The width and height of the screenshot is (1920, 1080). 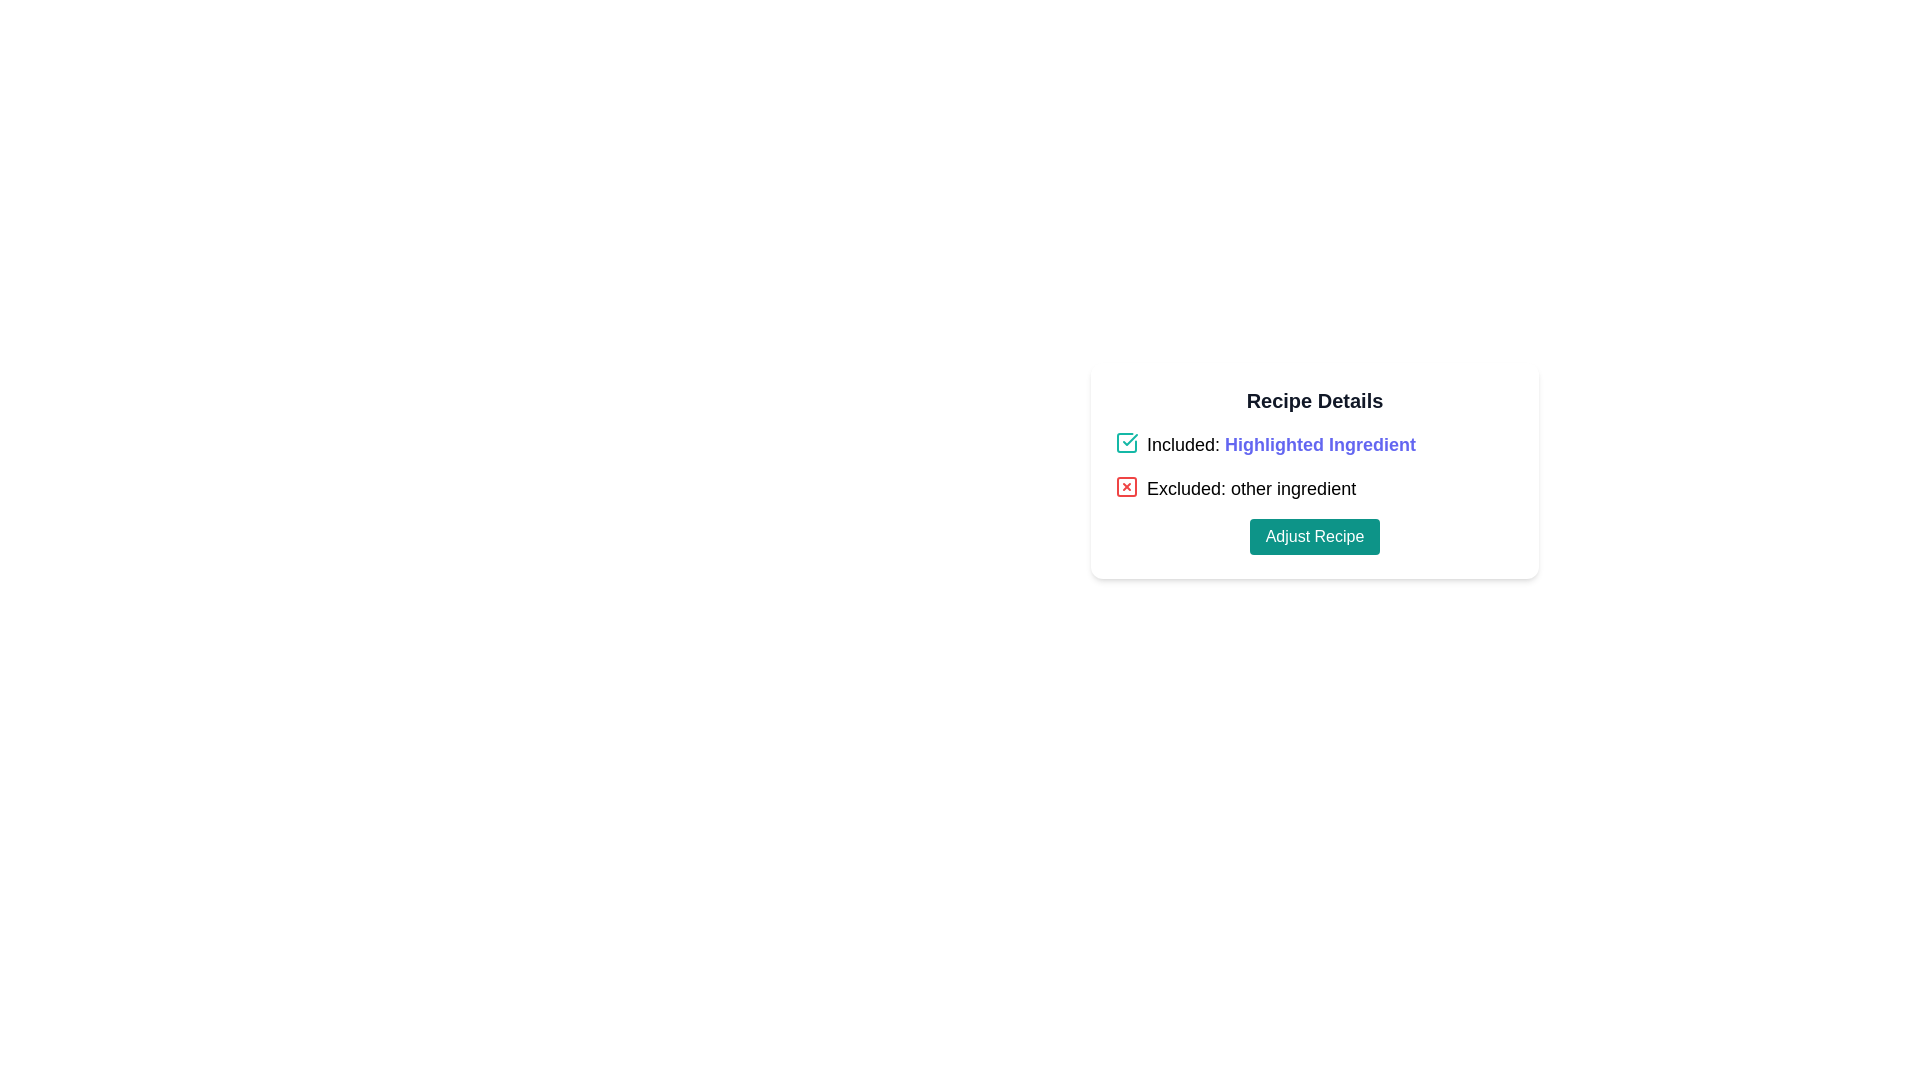 What do you see at coordinates (1127, 486) in the screenshot?
I see `the square-shaped icon with a red border and a red 'X' inside, which indicates exclusion and is located to the left of the text 'Excluded: other ingredient' in the top-right region of the Recipe Details card` at bounding box center [1127, 486].